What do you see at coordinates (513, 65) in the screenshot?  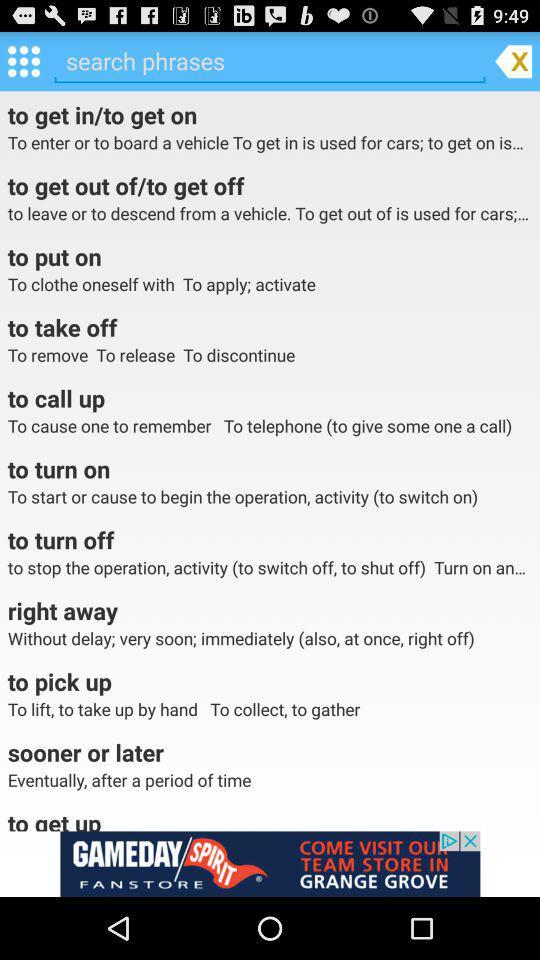 I see `the close icon` at bounding box center [513, 65].